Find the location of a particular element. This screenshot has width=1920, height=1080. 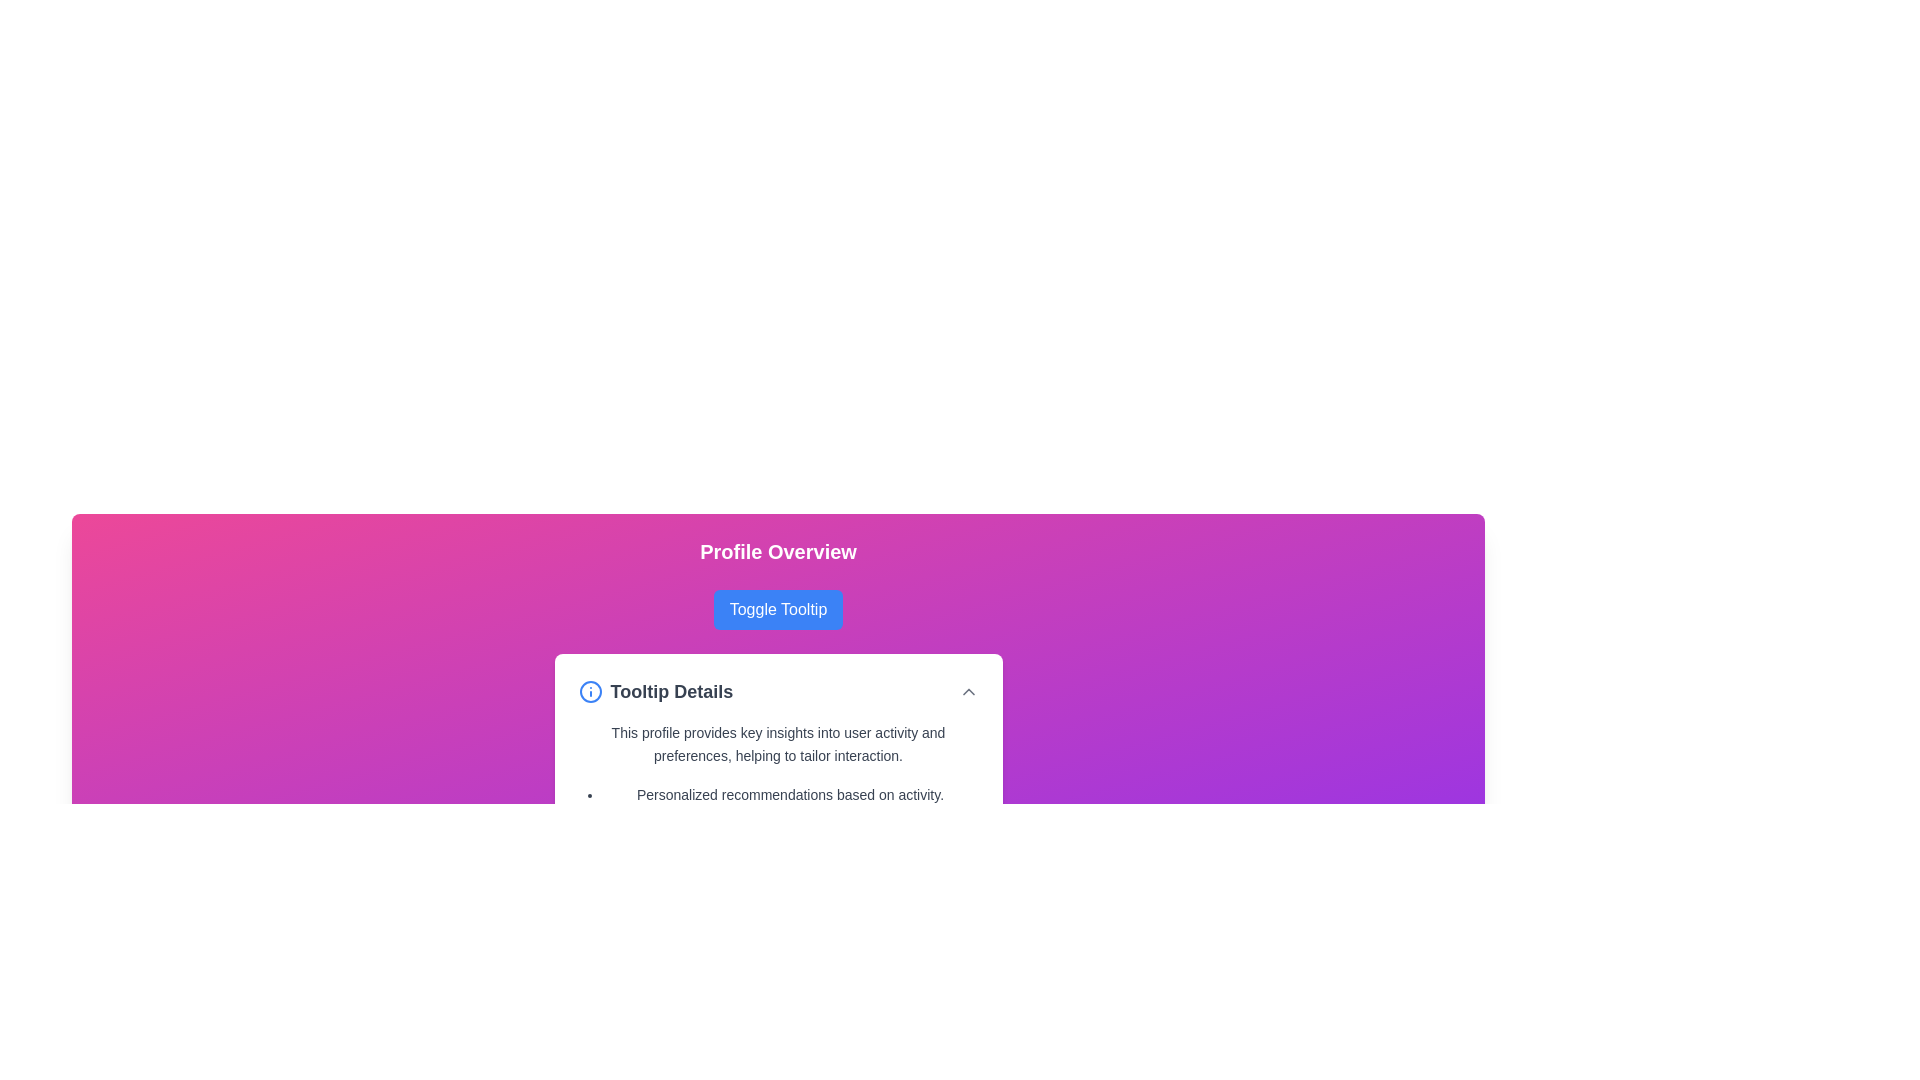

the rectangular 'Toggle Tooltip' button with a blue background and white text is located at coordinates (777, 608).